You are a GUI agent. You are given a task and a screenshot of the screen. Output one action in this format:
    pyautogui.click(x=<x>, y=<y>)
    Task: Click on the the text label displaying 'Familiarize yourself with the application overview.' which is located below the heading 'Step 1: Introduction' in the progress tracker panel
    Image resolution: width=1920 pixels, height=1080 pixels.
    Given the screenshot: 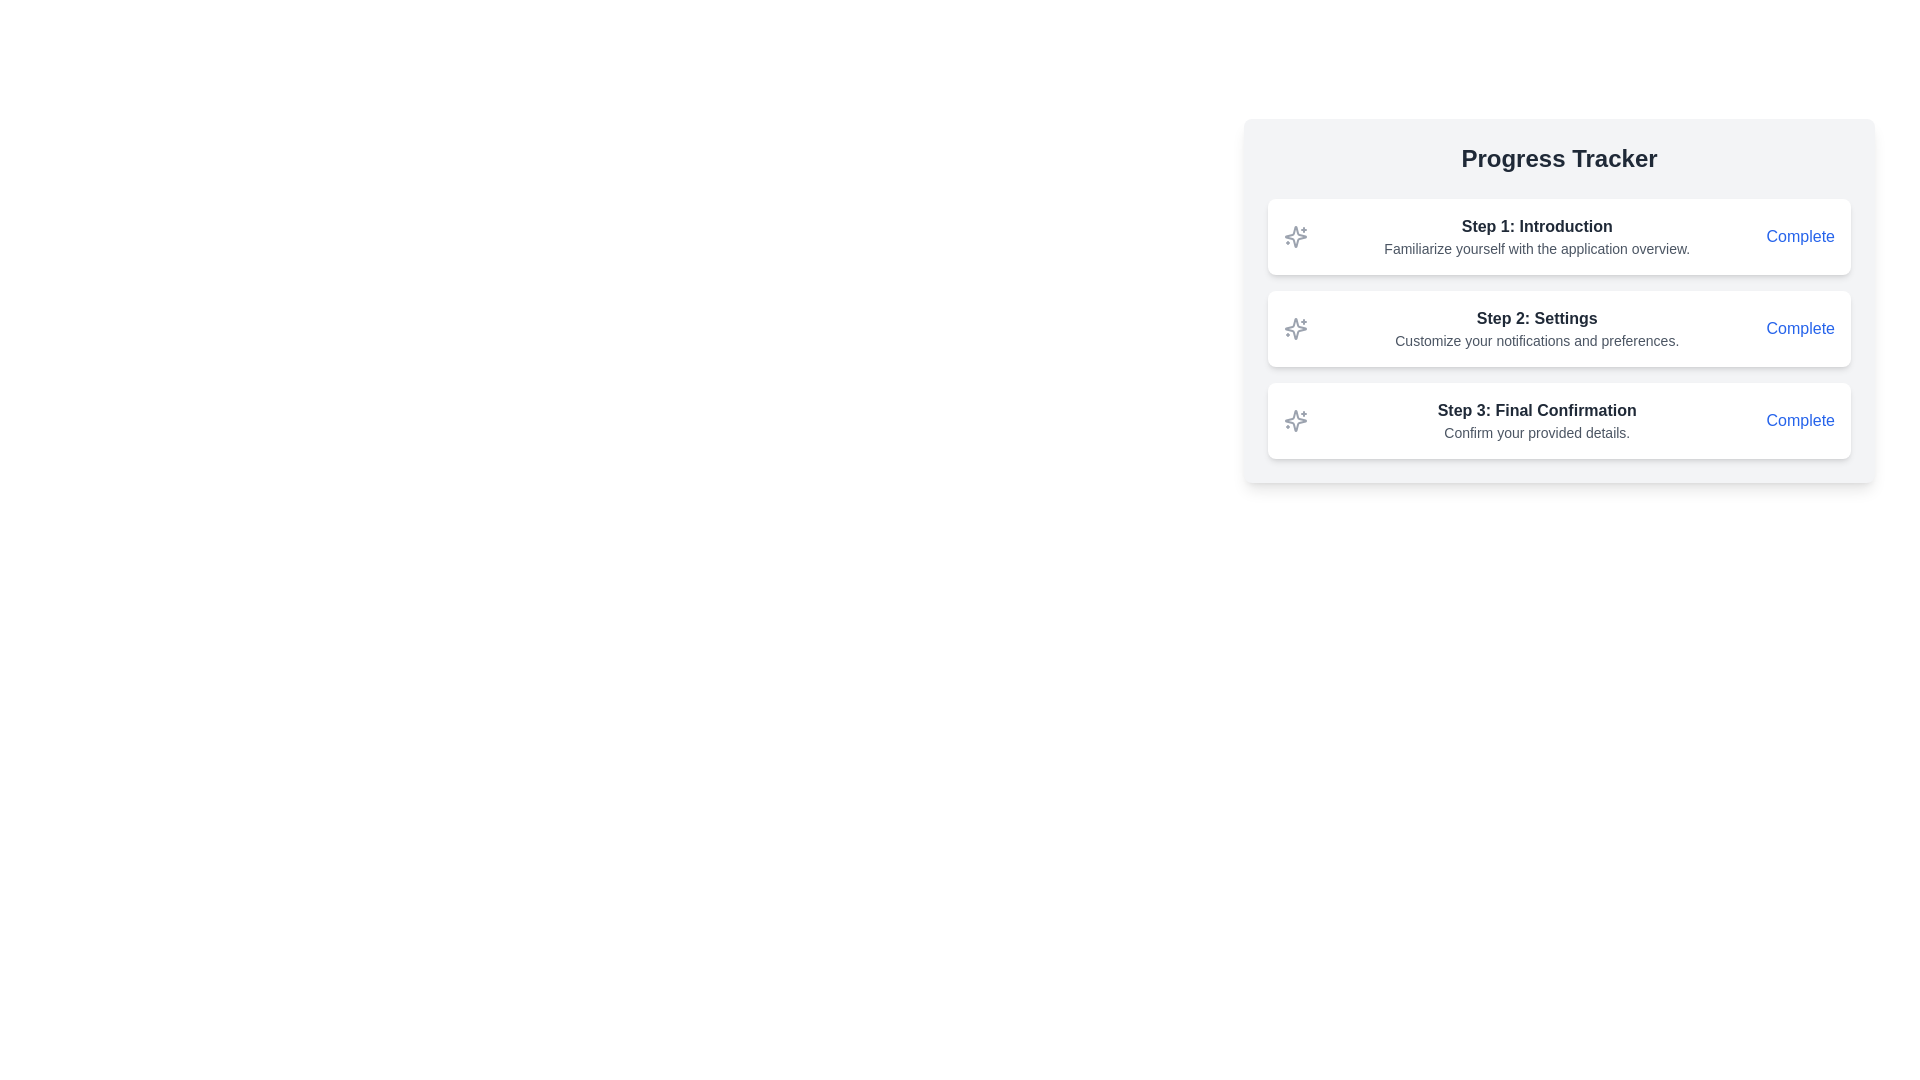 What is the action you would take?
    pyautogui.click(x=1536, y=248)
    